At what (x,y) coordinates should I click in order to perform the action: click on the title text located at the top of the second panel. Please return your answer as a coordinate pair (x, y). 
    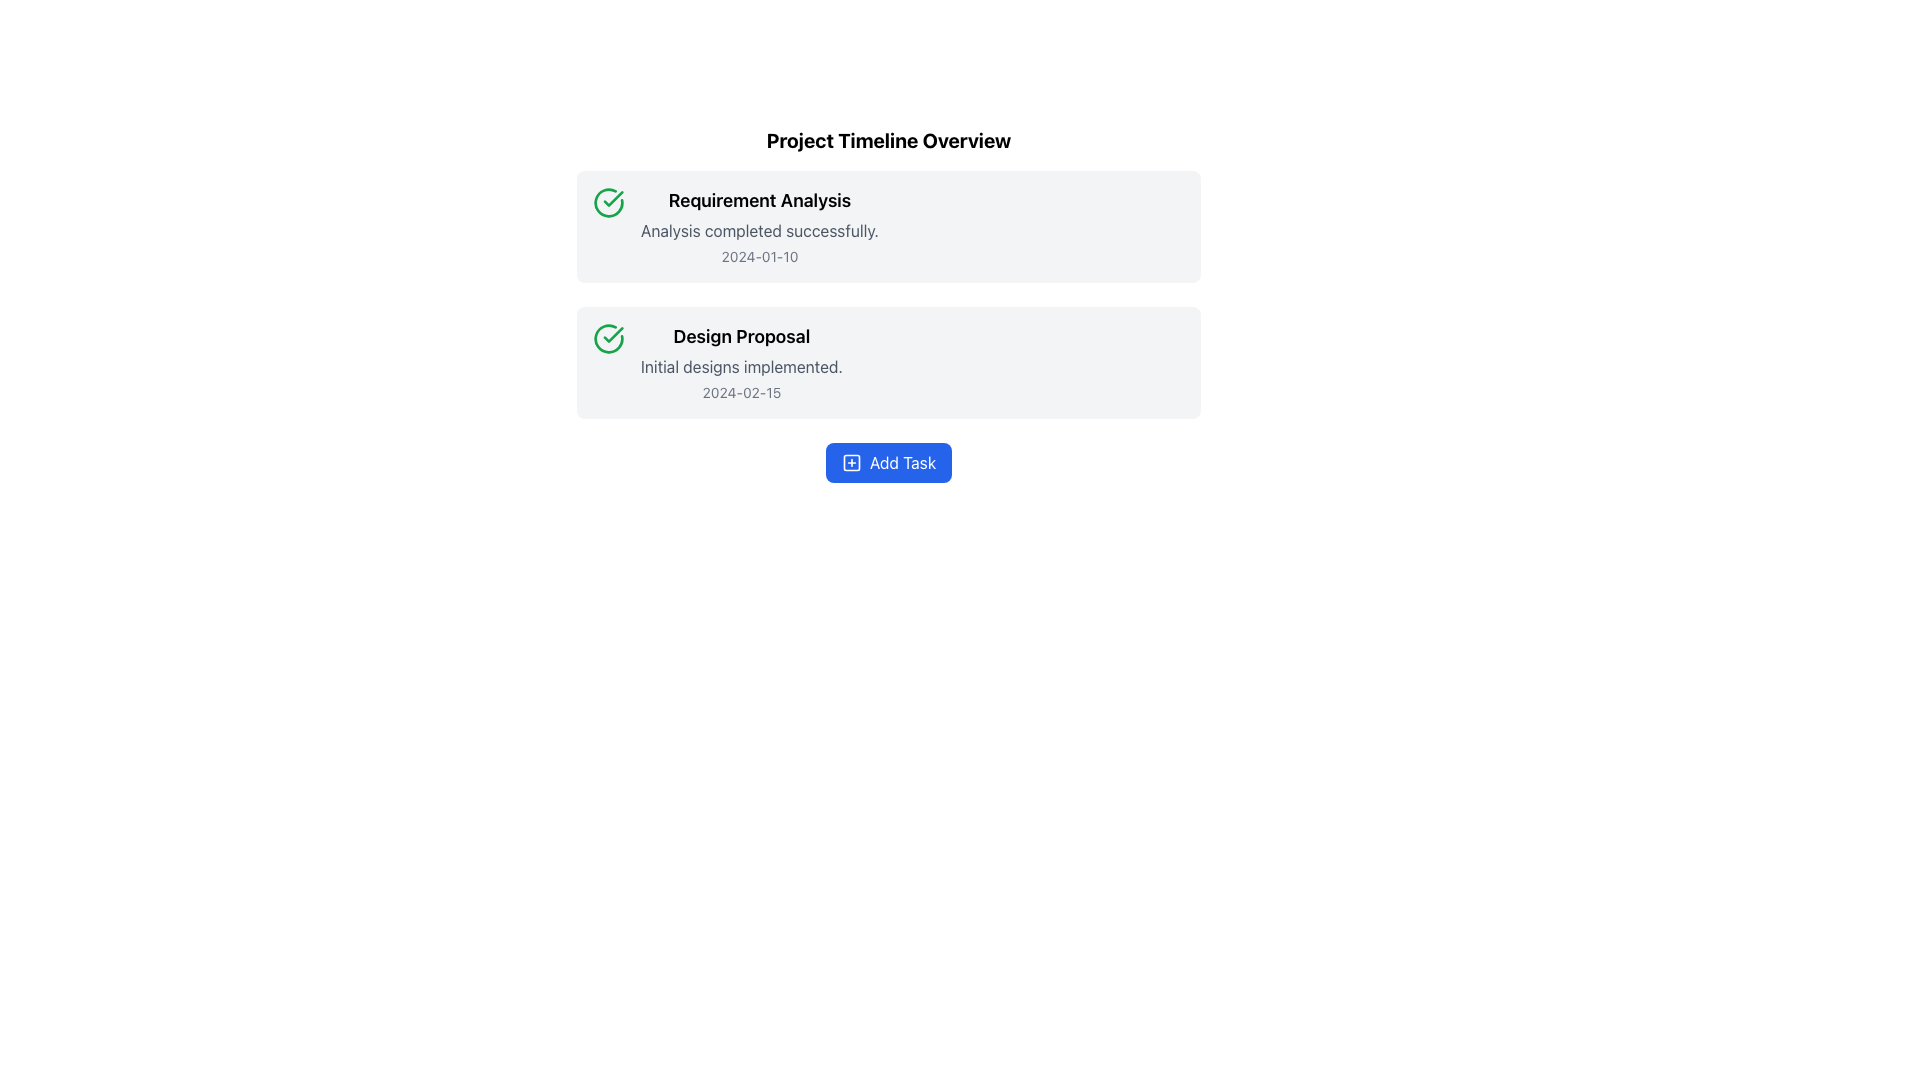
    Looking at the image, I should click on (740, 335).